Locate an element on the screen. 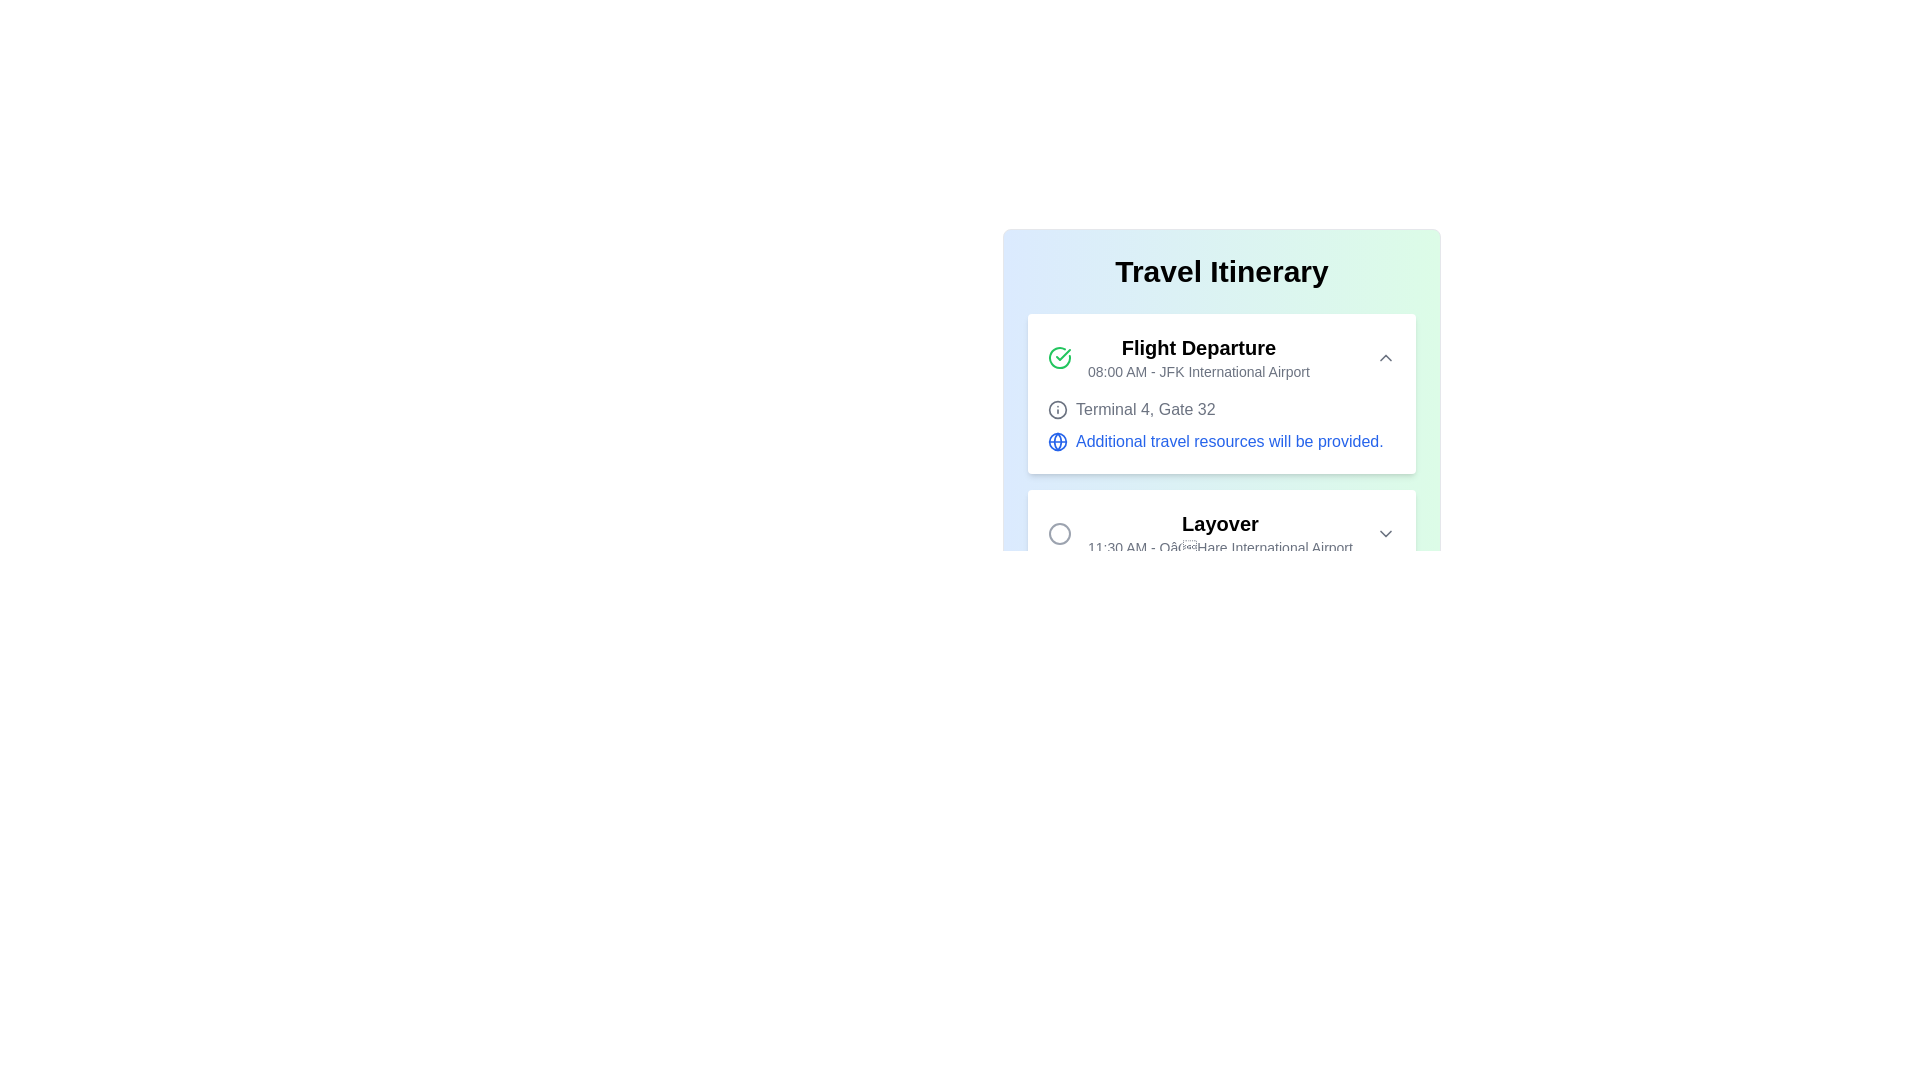 This screenshot has width=1920, height=1080. the decorative icon in the 'Flight Departure' section of the 'Travel Itinerary' card, which represents additional travel details is located at coordinates (1056, 441).